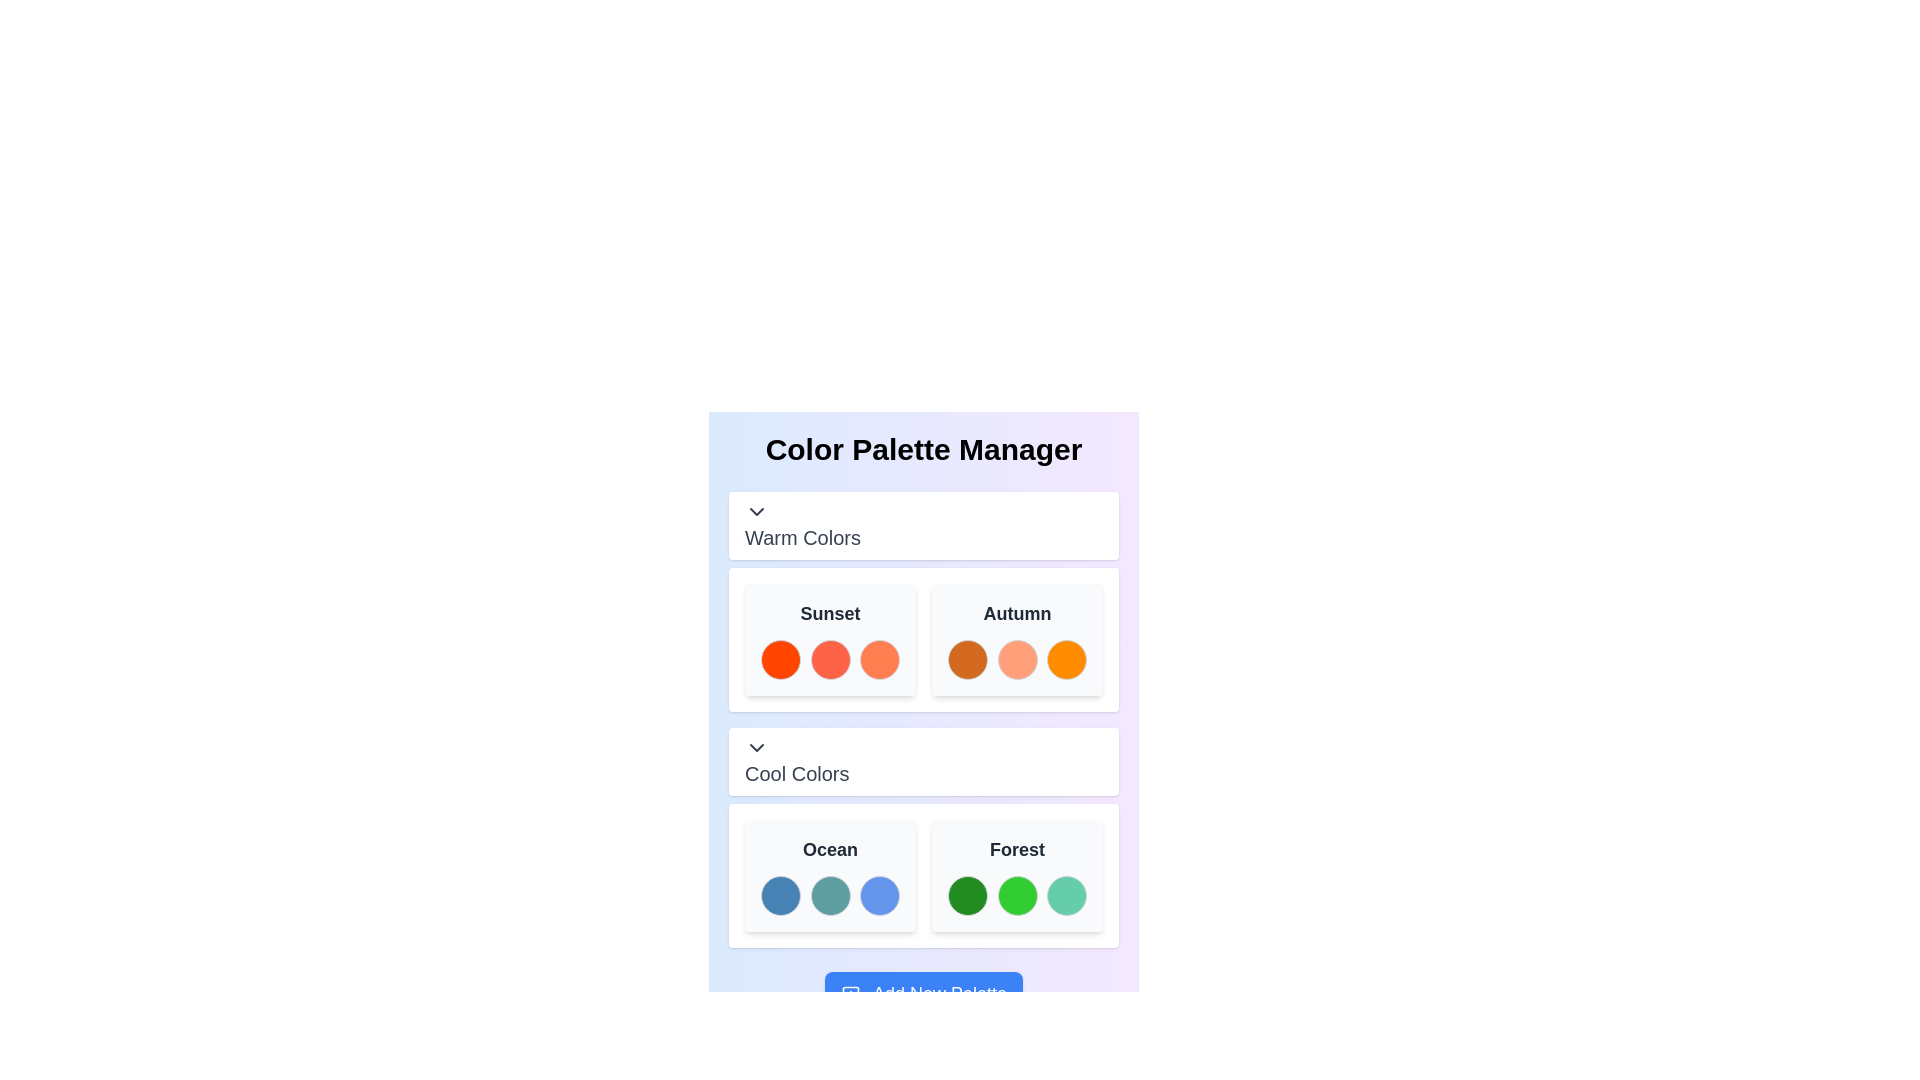 The width and height of the screenshot is (1920, 1080). What do you see at coordinates (923, 837) in the screenshot?
I see `the individual palettes within the 'Color Palette Manager' section` at bounding box center [923, 837].